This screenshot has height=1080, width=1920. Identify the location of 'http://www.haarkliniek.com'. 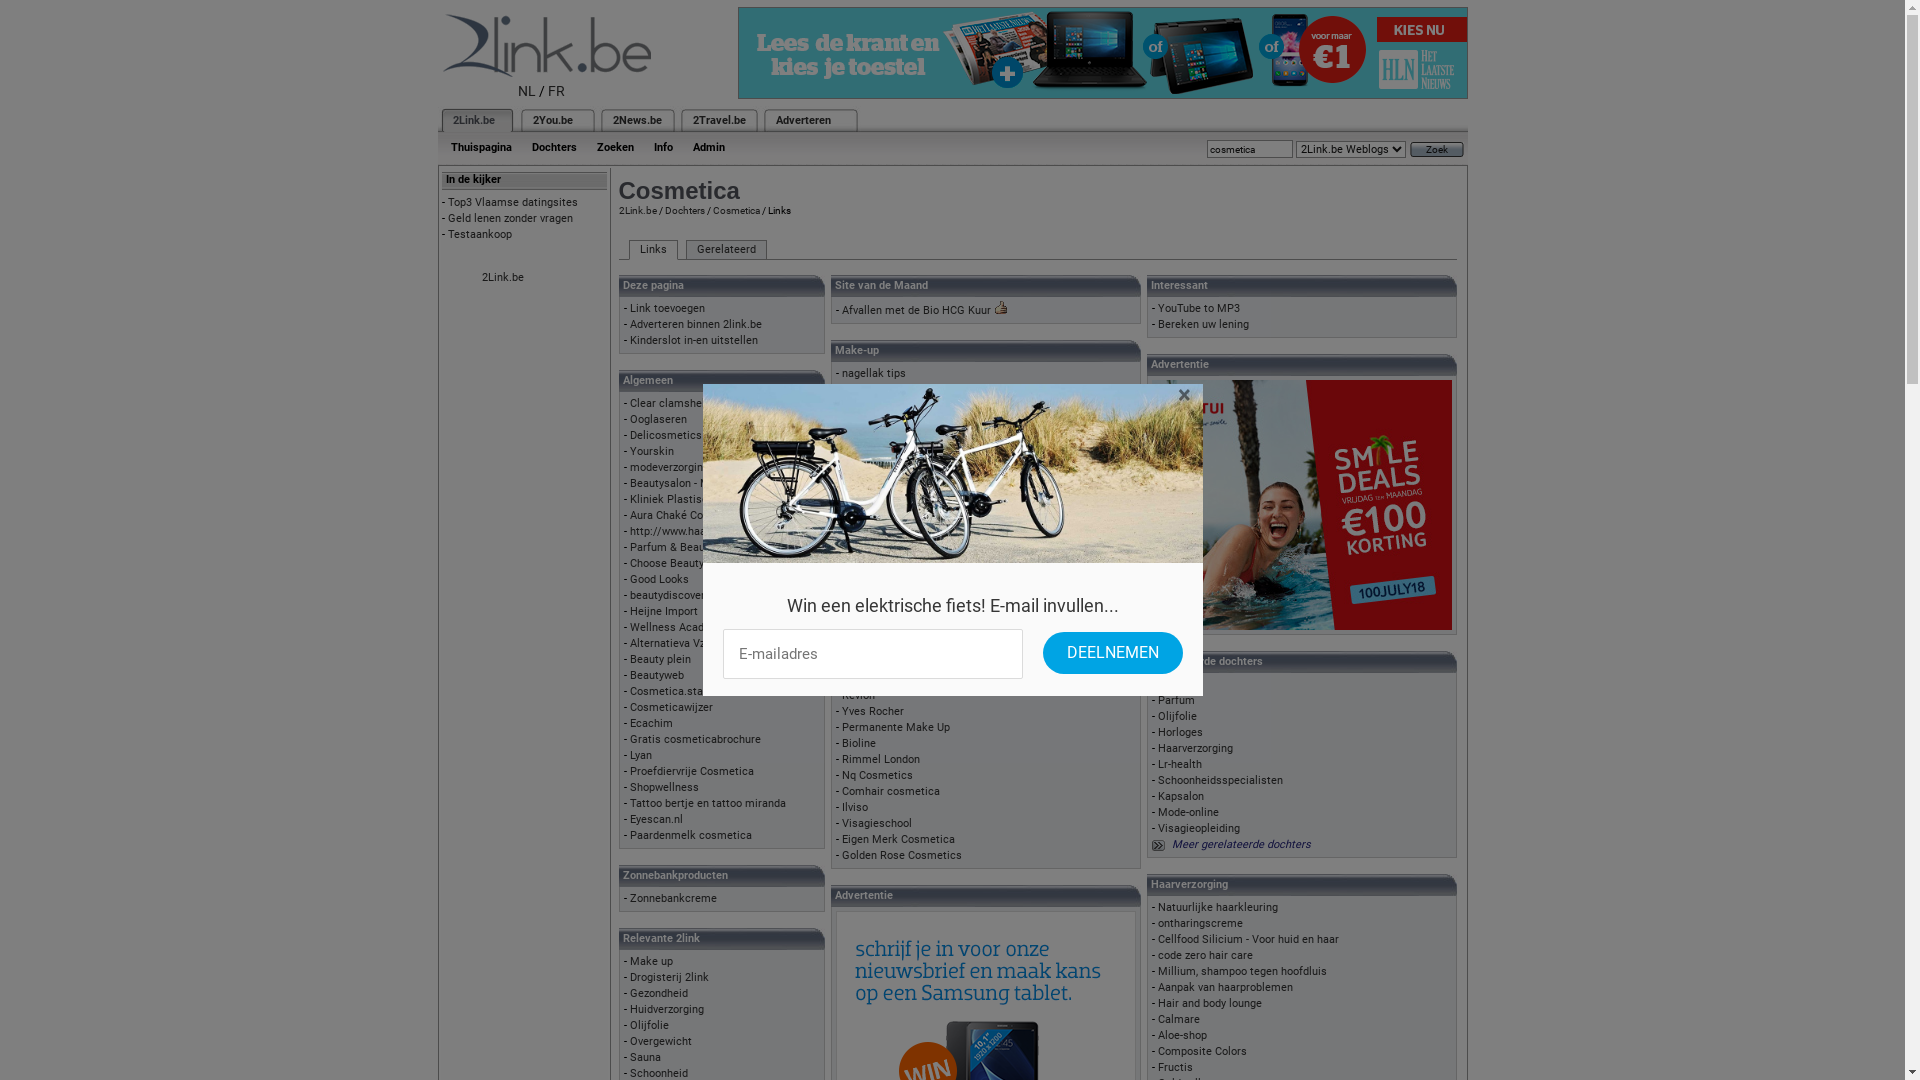
(628, 530).